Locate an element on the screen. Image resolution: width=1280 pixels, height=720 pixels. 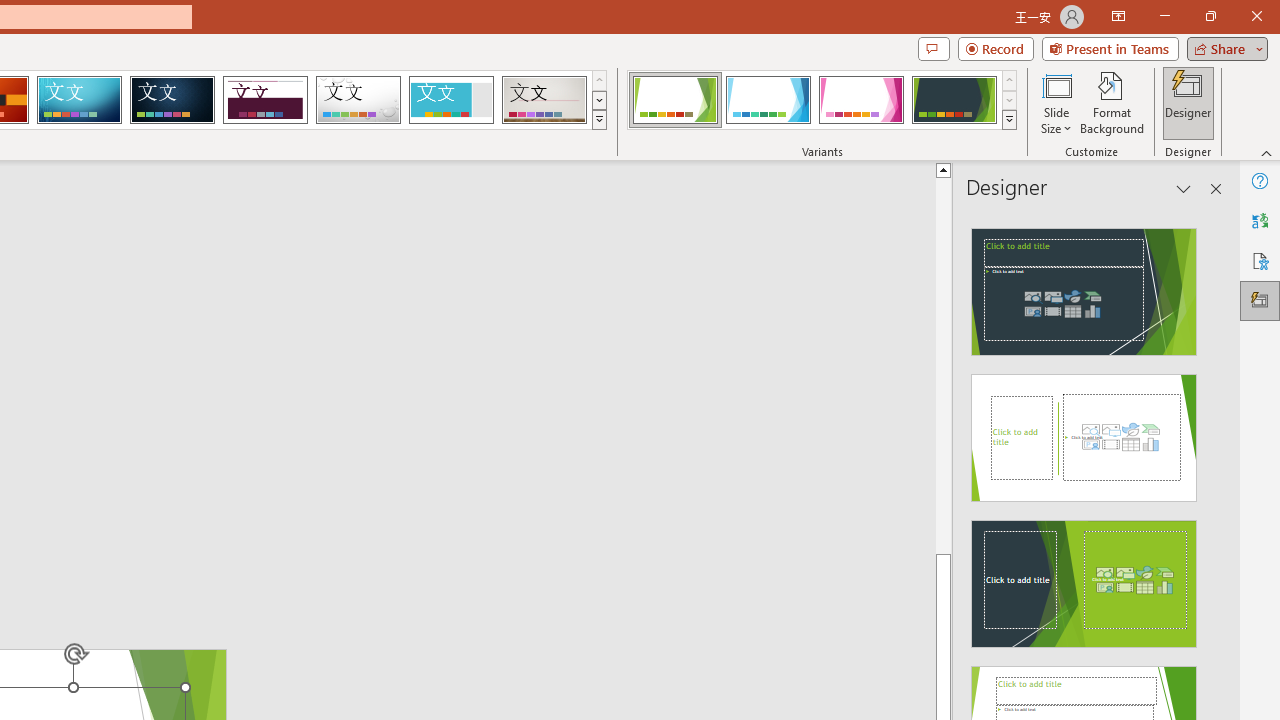
'Droplet' is located at coordinates (358, 100).